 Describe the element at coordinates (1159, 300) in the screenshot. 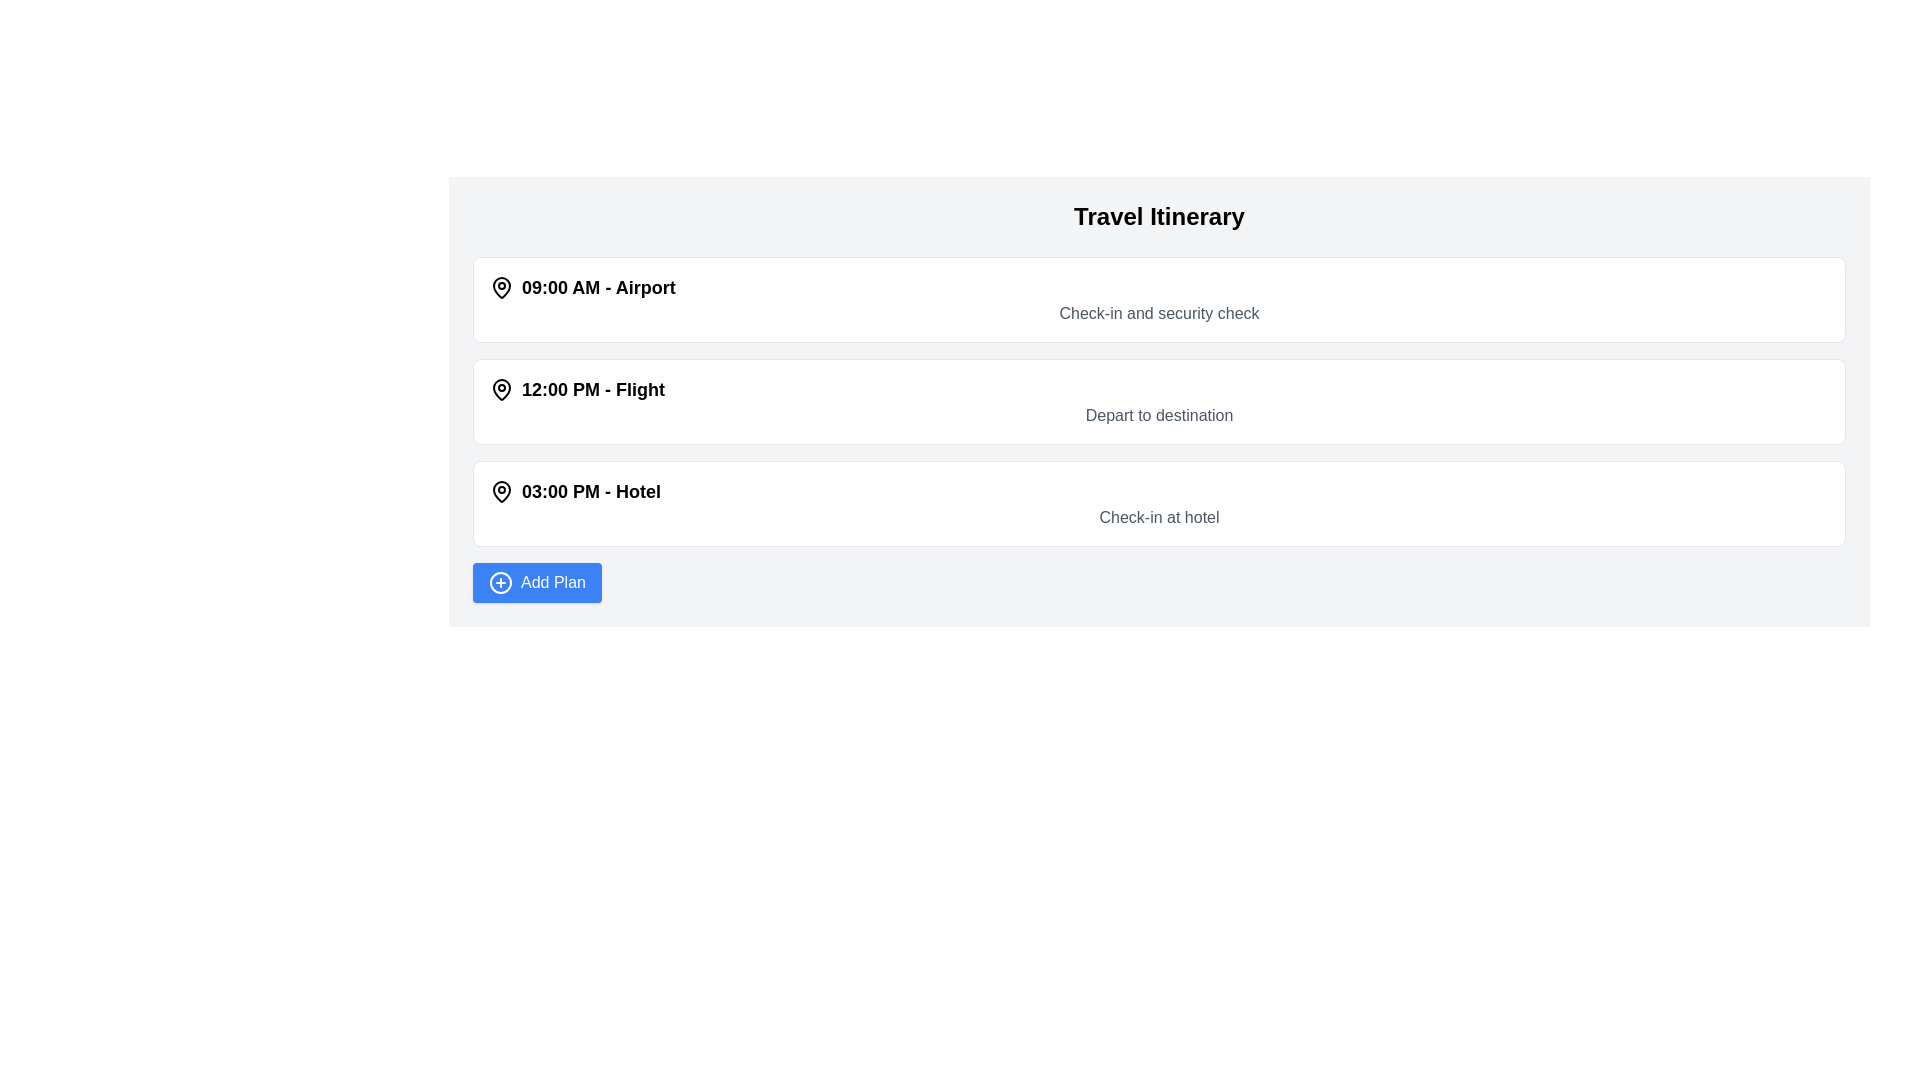

I see `the Event Card displaying '09:00 AM - Airport' in the Travel Itinerary section` at that location.